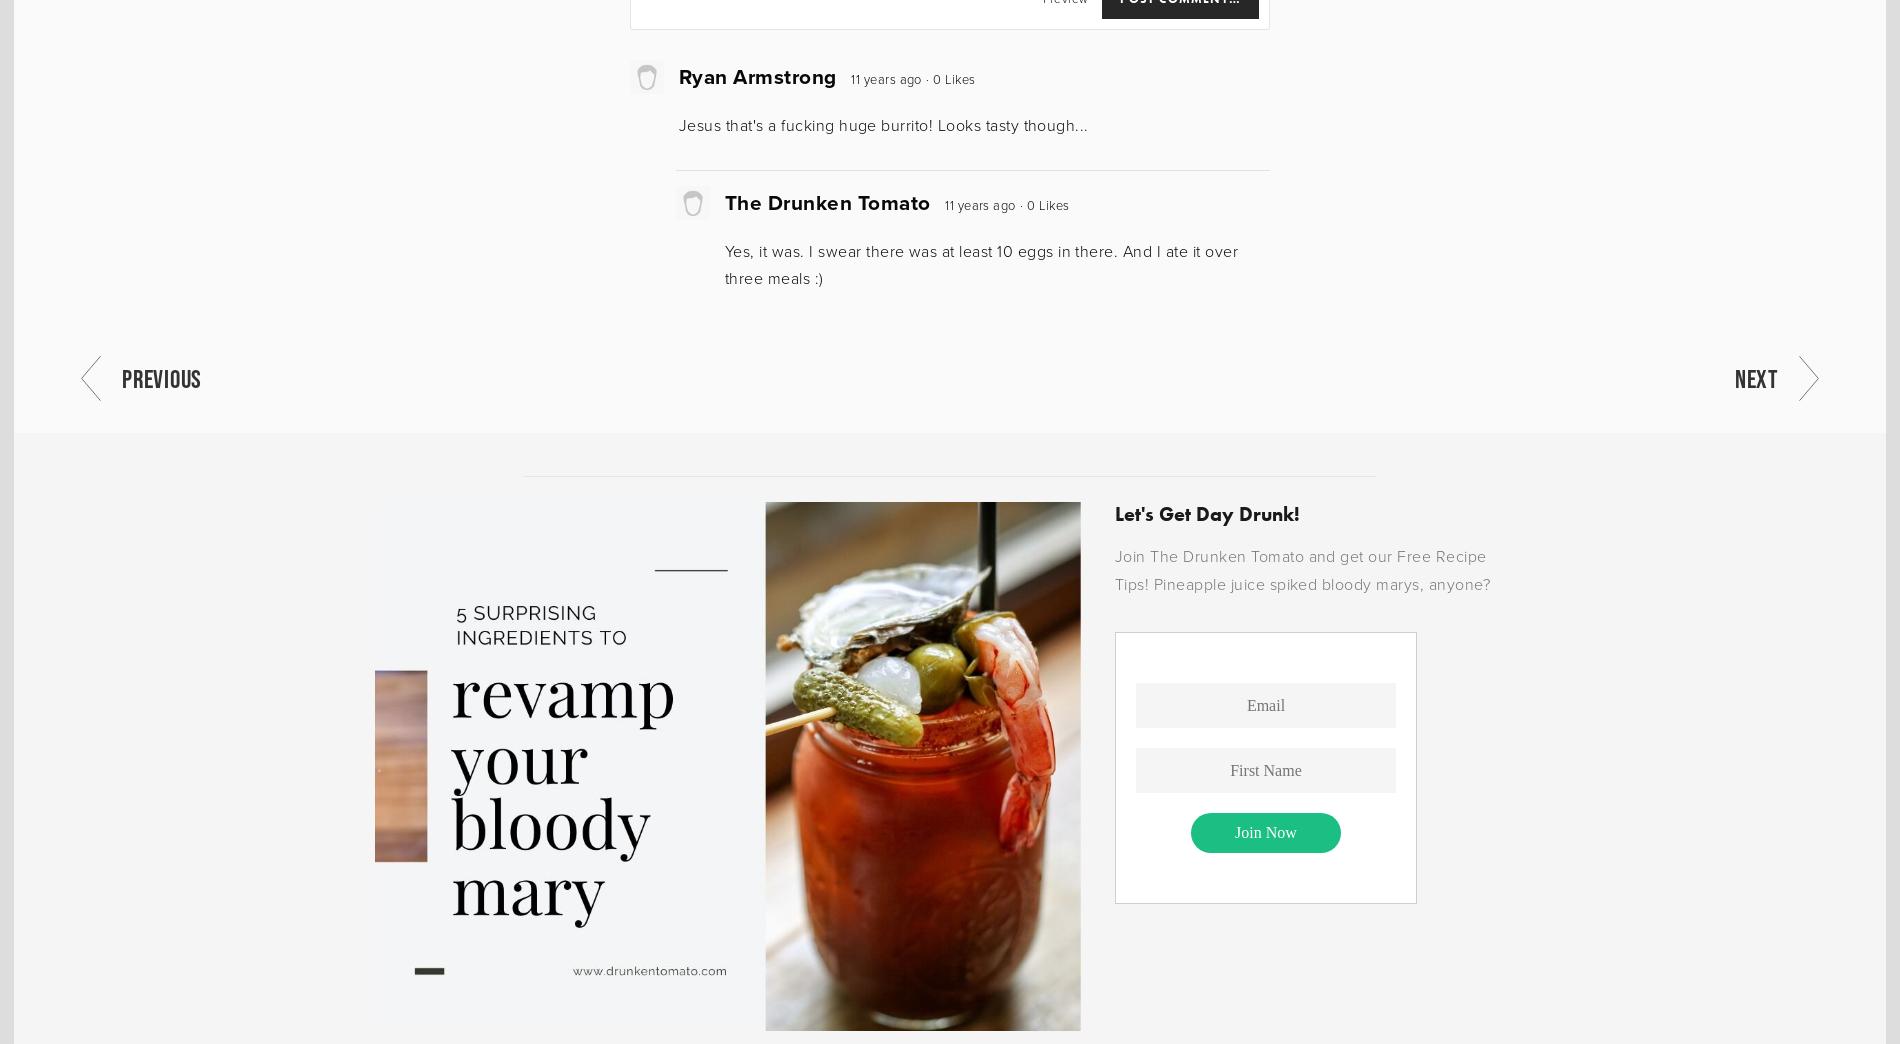 The width and height of the screenshot is (1900, 1044). Describe the element at coordinates (882, 125) in the screenshot. I see `'Jesus that's a fucking huge burrito! Looks tasty though...'` at that location.